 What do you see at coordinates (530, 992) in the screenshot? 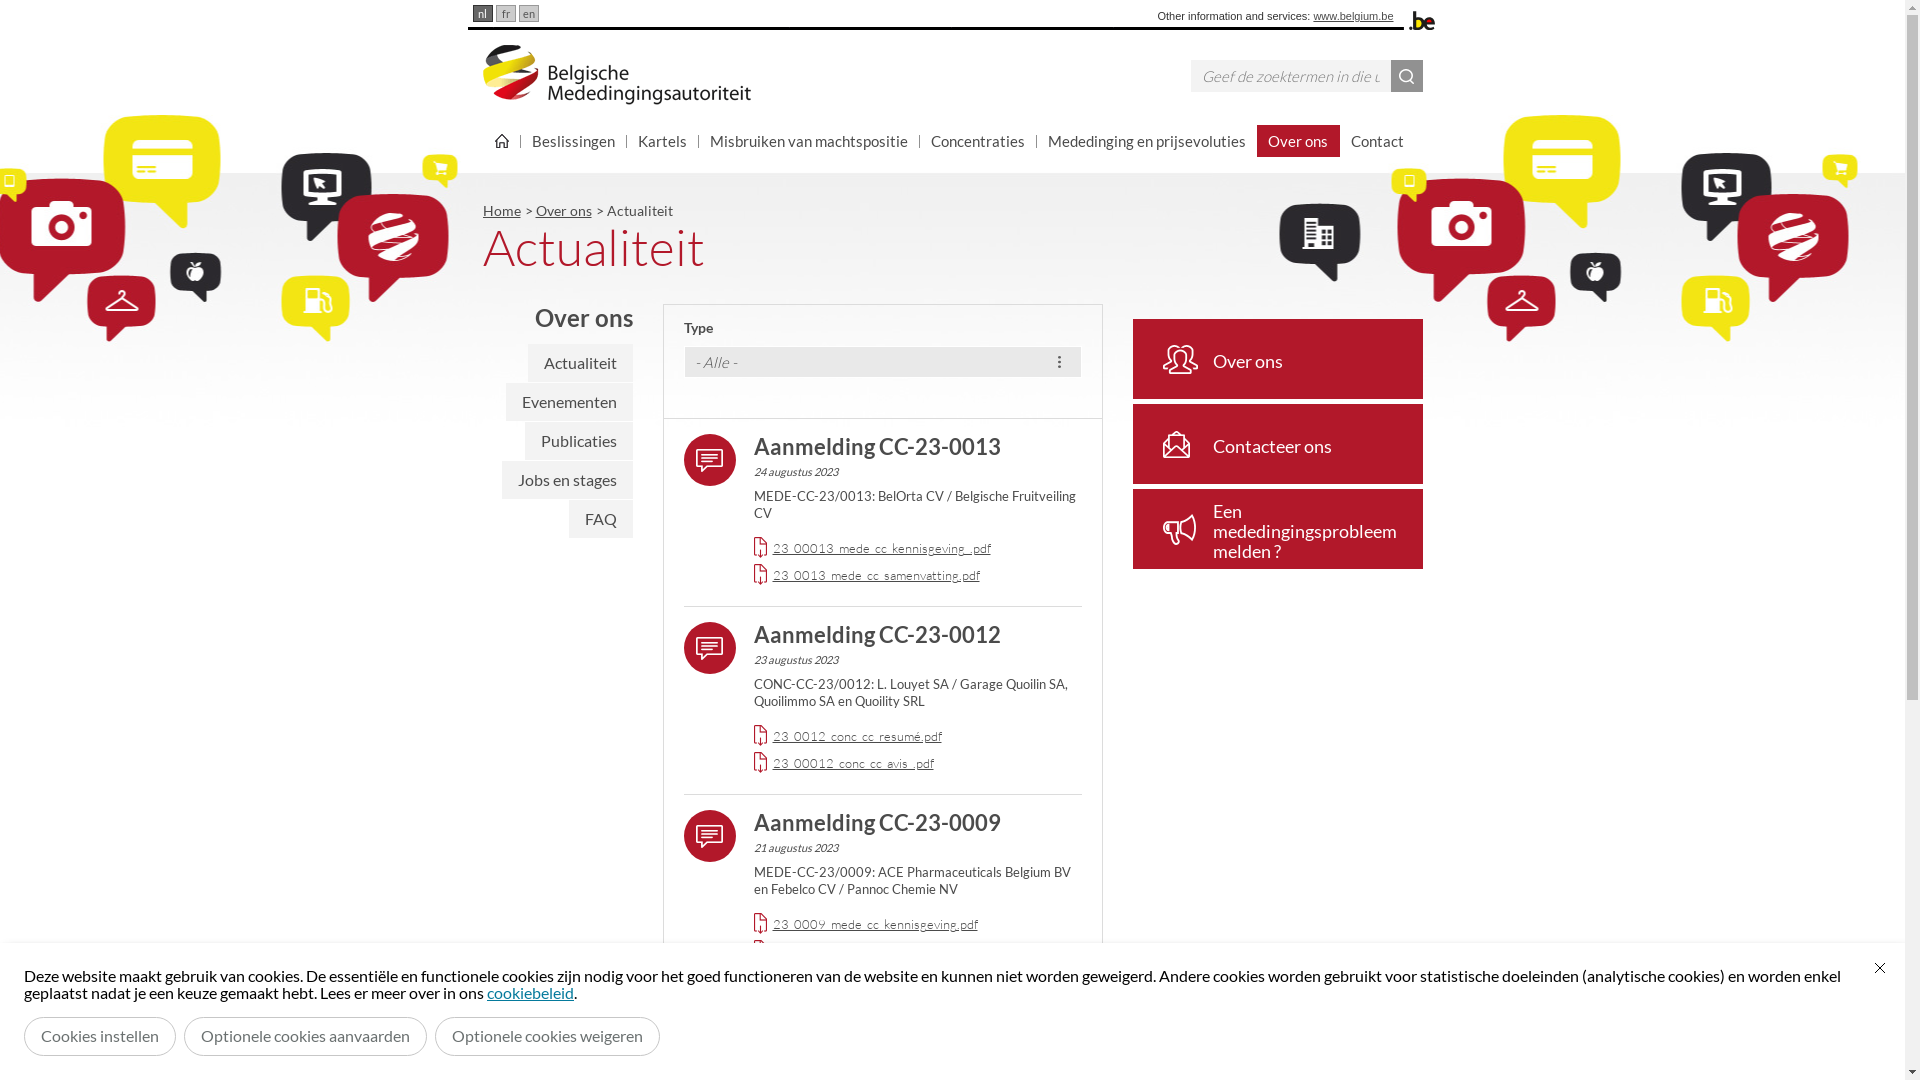
I see `'cookiebeleid'` at bounding box center [530, 992].